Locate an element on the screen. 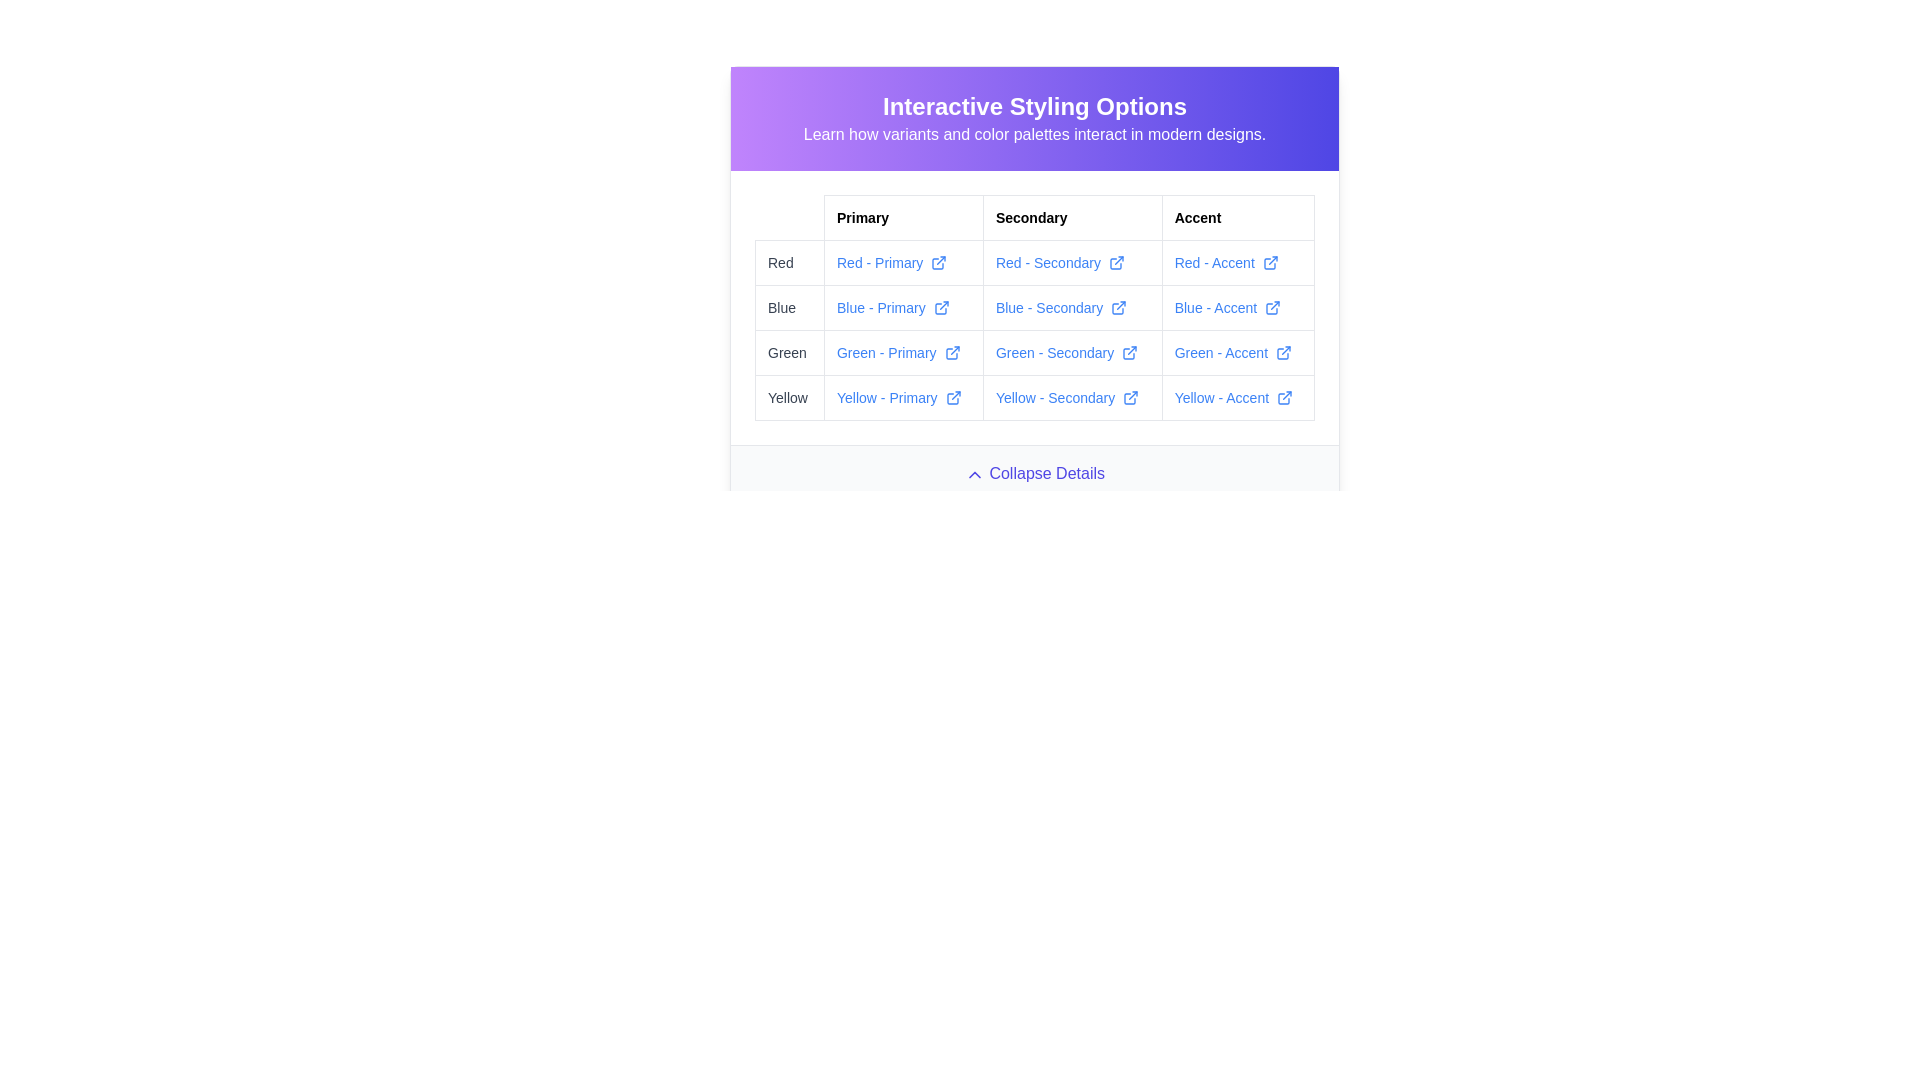 The height and width of the screenshot is (1080, 1920). the clickable text label reading 'Yellow - Accent' styled with a blue hyperlink color is located at coordinates (1237, 397).